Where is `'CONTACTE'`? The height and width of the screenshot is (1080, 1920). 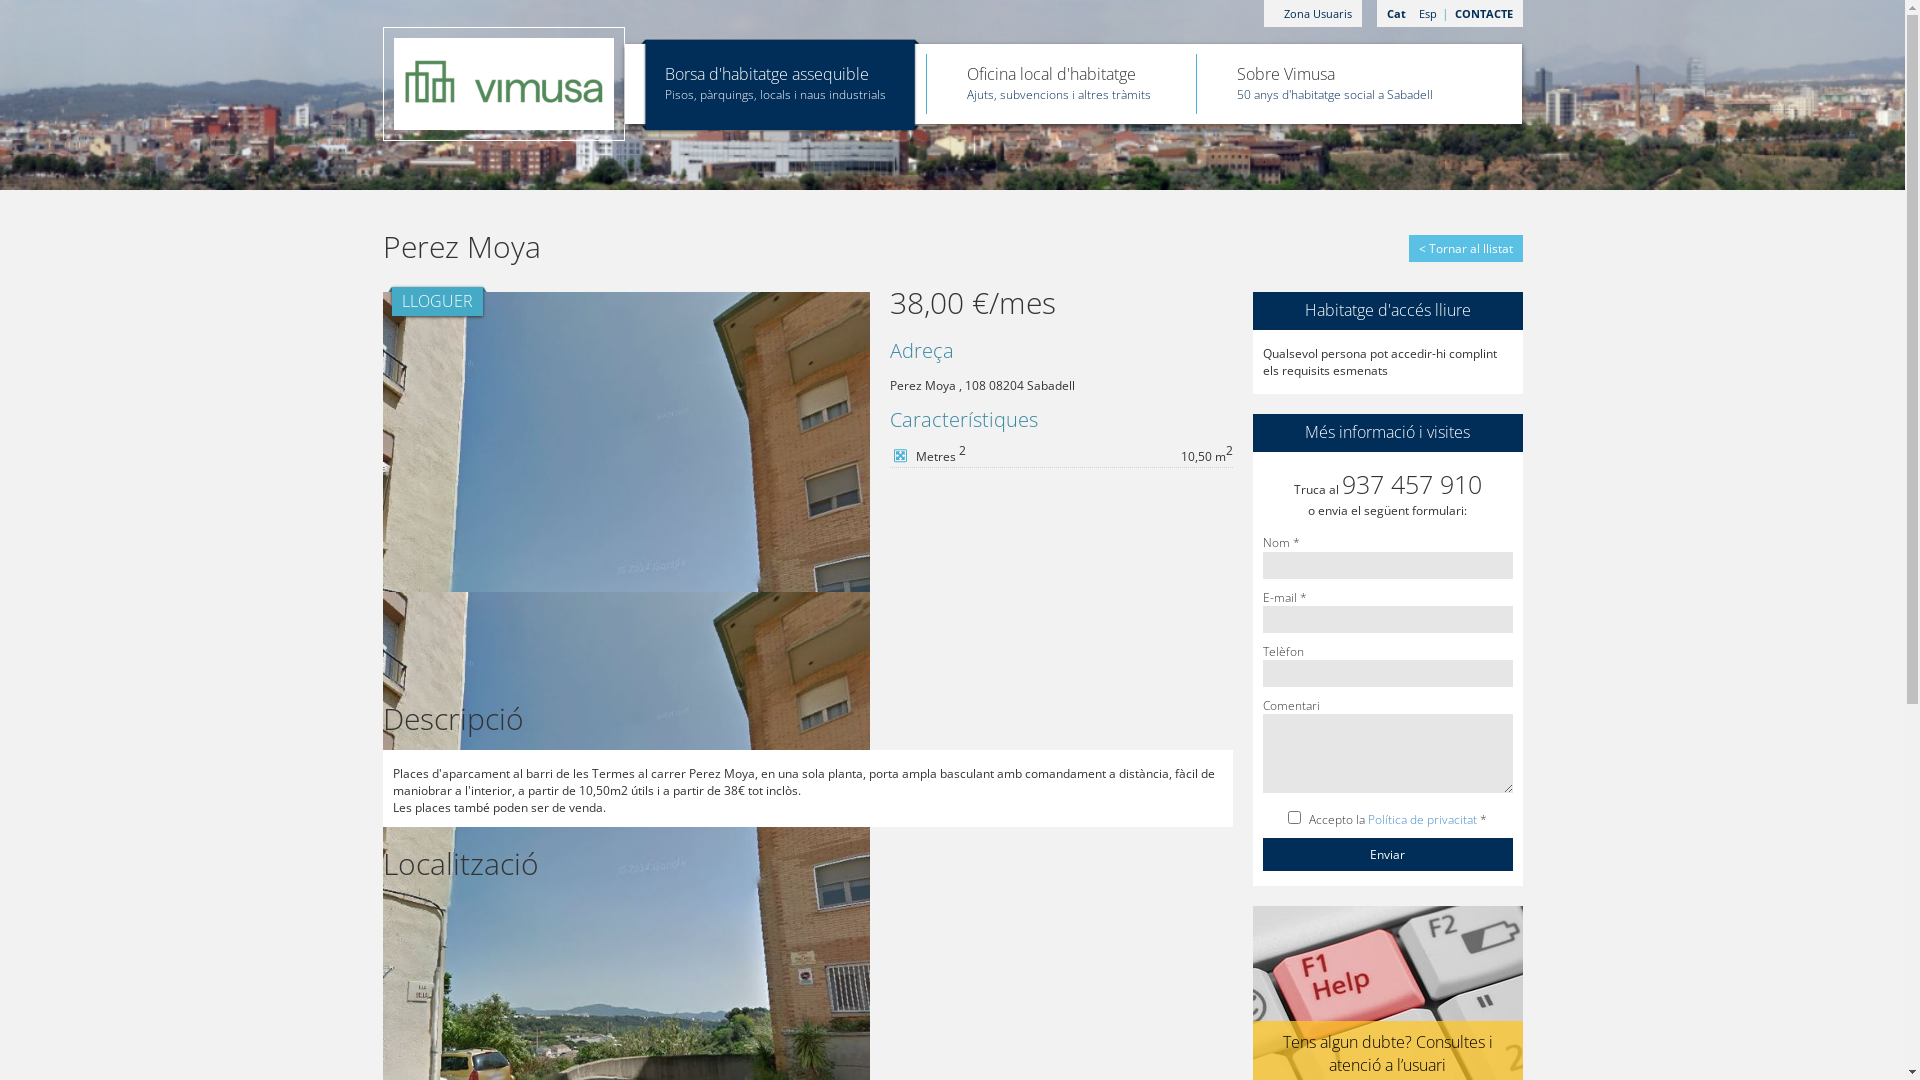
'CONTACTE' is located at coordinates (1444, 13).